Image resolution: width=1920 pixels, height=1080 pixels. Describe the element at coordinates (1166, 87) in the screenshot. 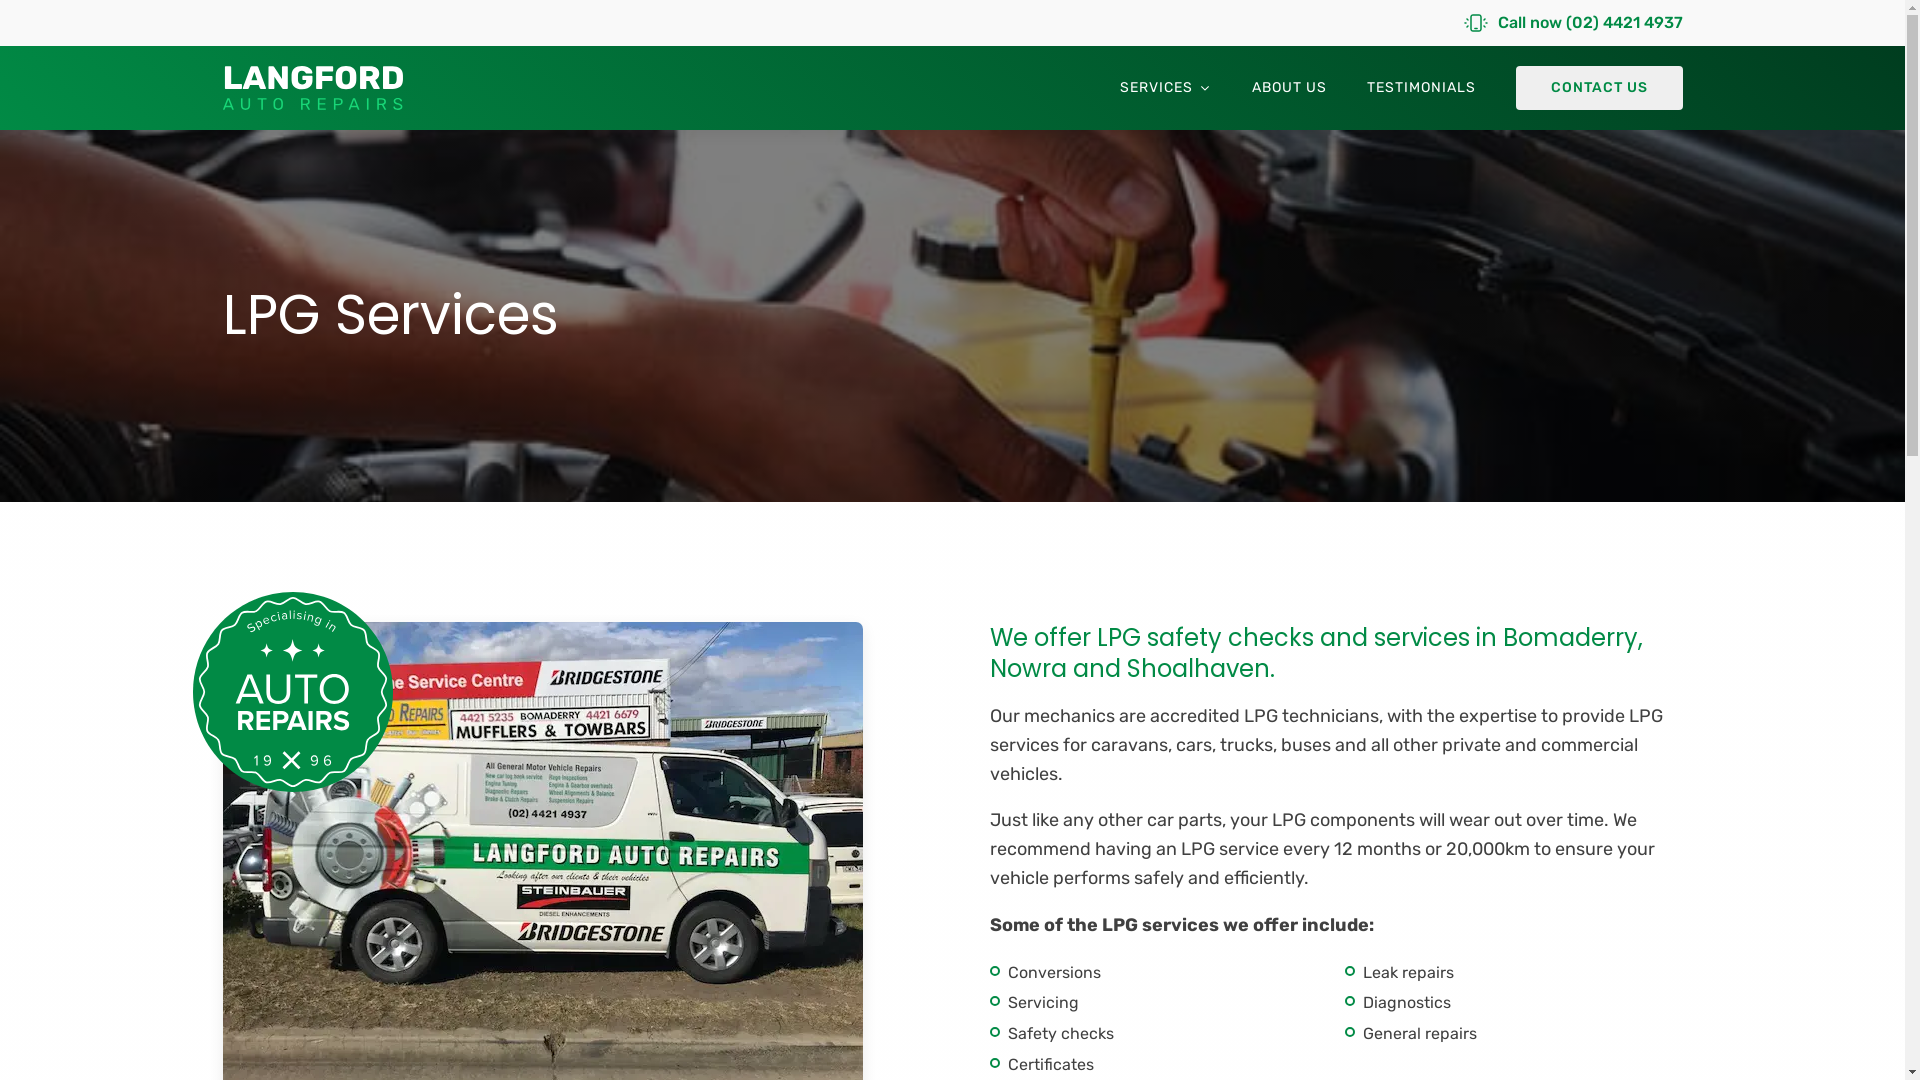

I see `'SERVICES'` at that location.